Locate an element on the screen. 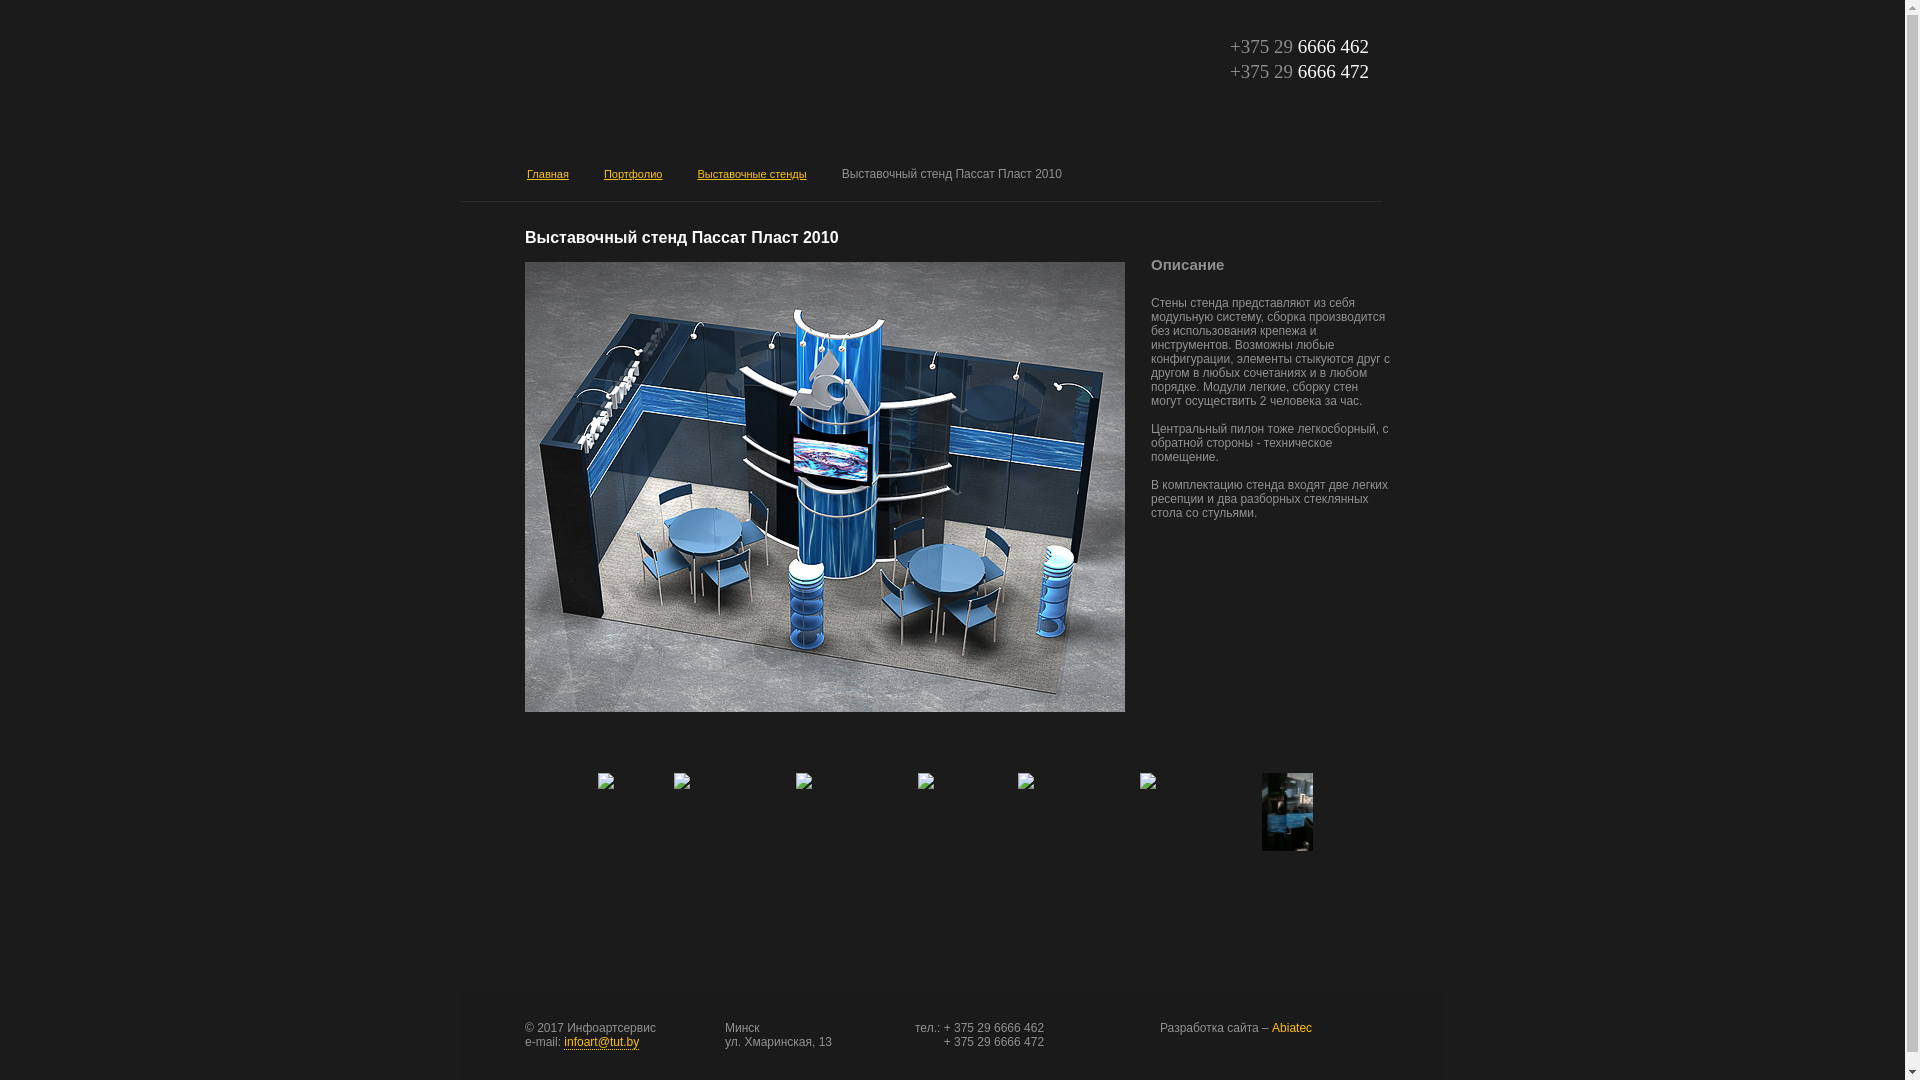  'infoart@tut.by' is located at coordinates (600, 1041).